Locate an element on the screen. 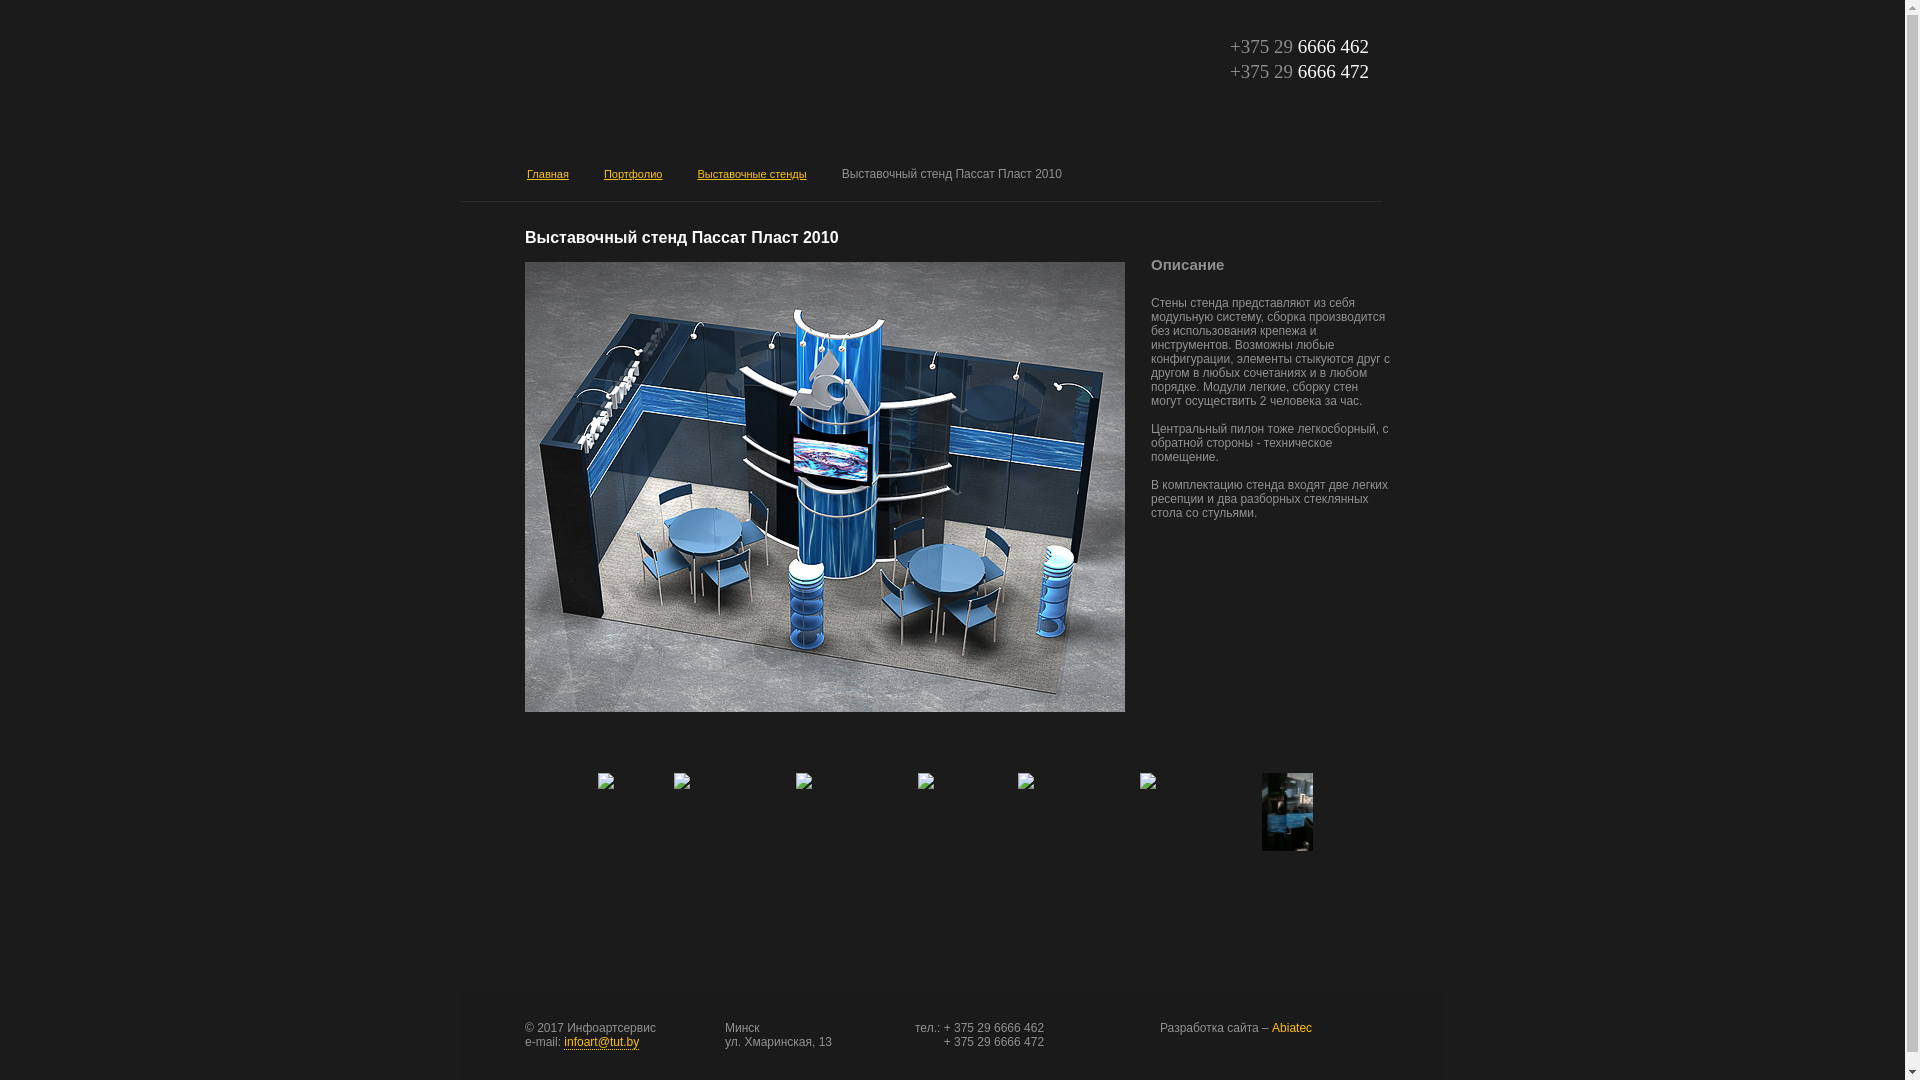  'infoart@tut.by' is located at coordinates (600, 1041).